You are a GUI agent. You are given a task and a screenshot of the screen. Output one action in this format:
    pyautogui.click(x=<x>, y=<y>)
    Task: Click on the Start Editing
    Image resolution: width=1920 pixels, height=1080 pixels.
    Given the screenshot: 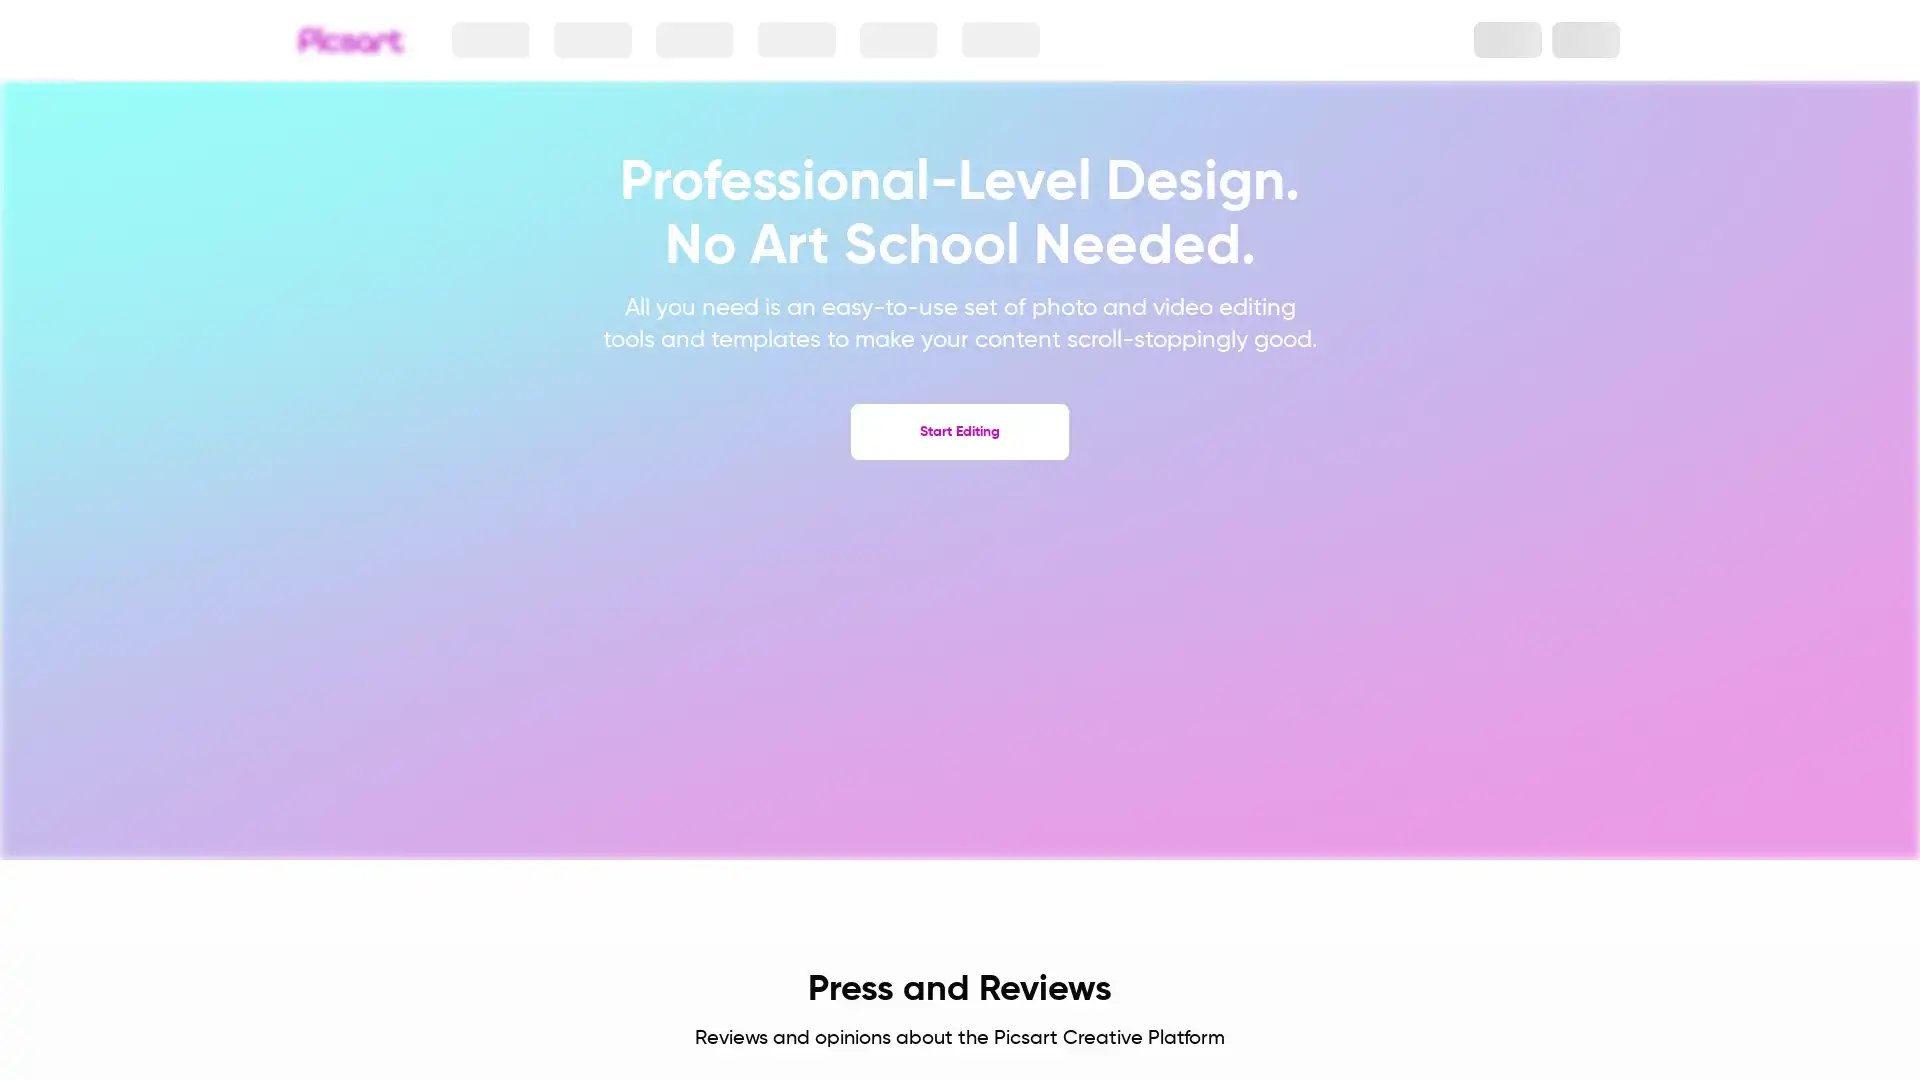 What is the action you would take?
    pyautogui.click(x=960, y=431)
    